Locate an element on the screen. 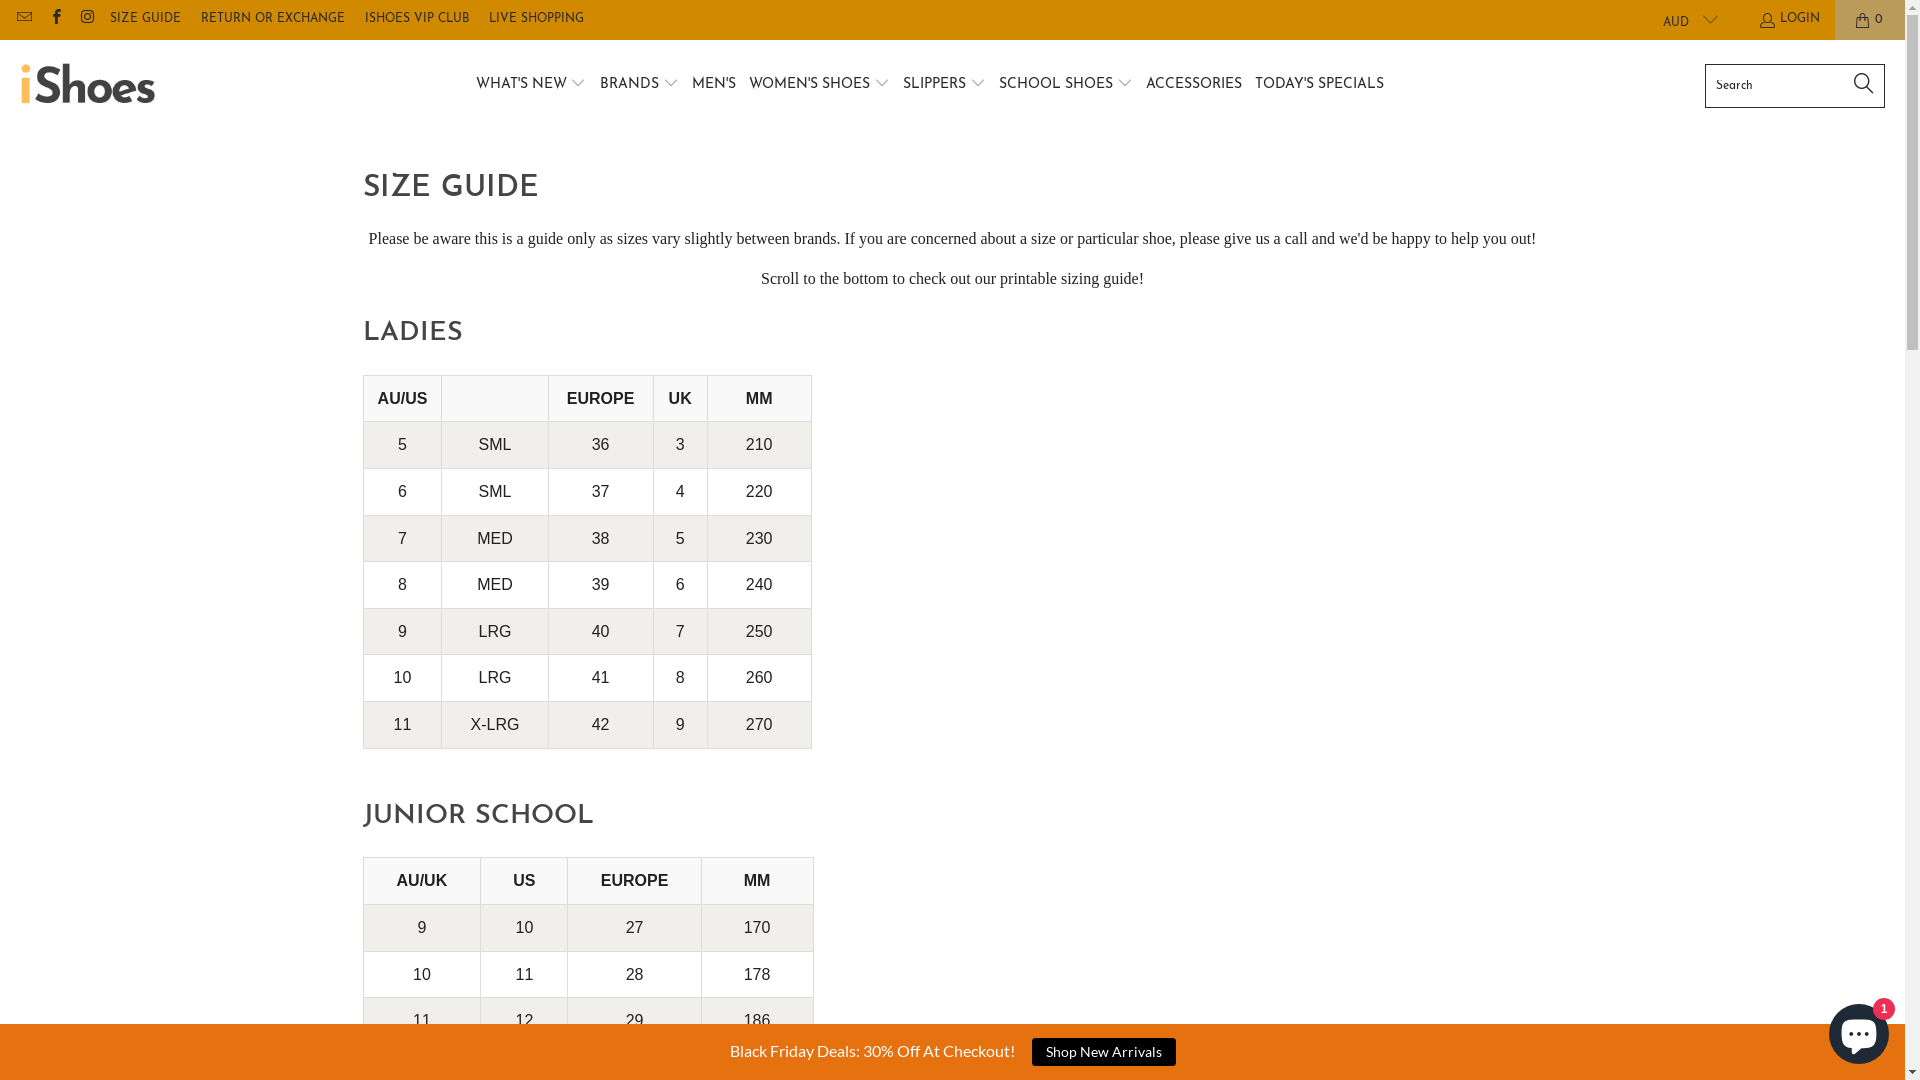 Image resolution: width=1920 pixels, height=1080 pixels. 'Email iShoes' is located at coordinates (14, 19).